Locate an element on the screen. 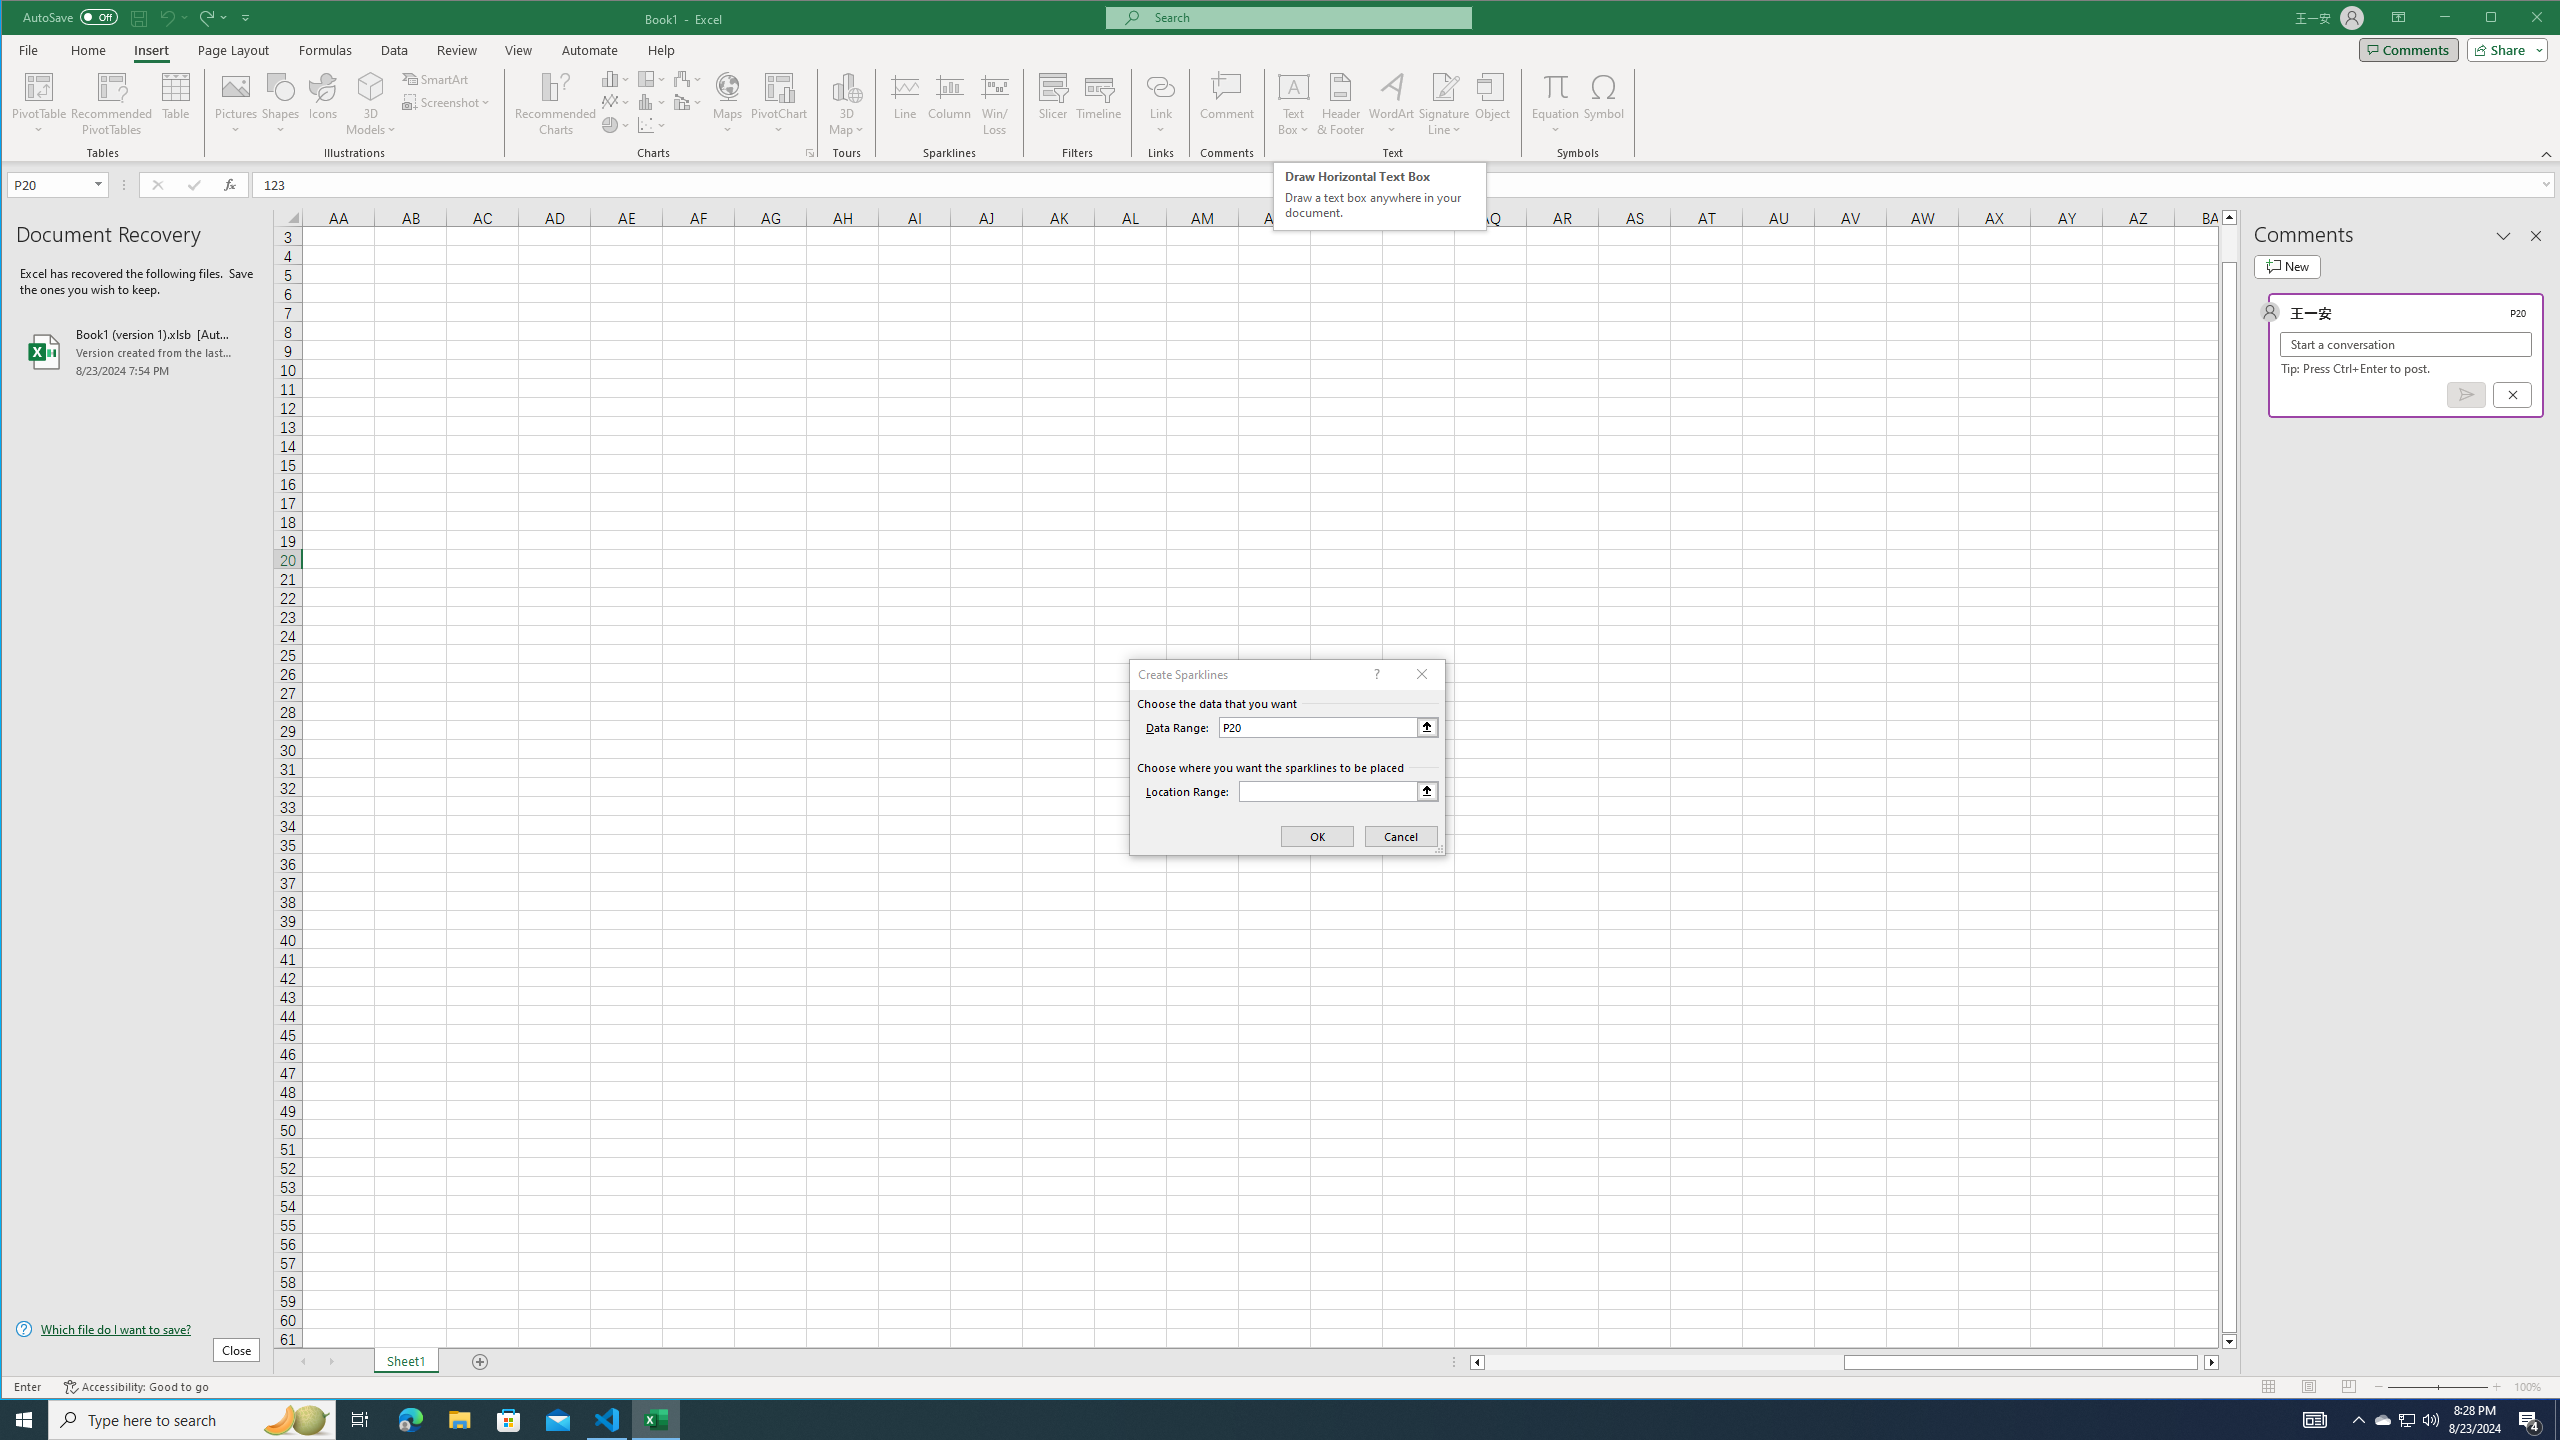 This screenshot has width=2560, height=1440. 'Insert Waterfall, Funnel, Stock, Surface, or Radar Chart' is located at coordinates (688, 78).